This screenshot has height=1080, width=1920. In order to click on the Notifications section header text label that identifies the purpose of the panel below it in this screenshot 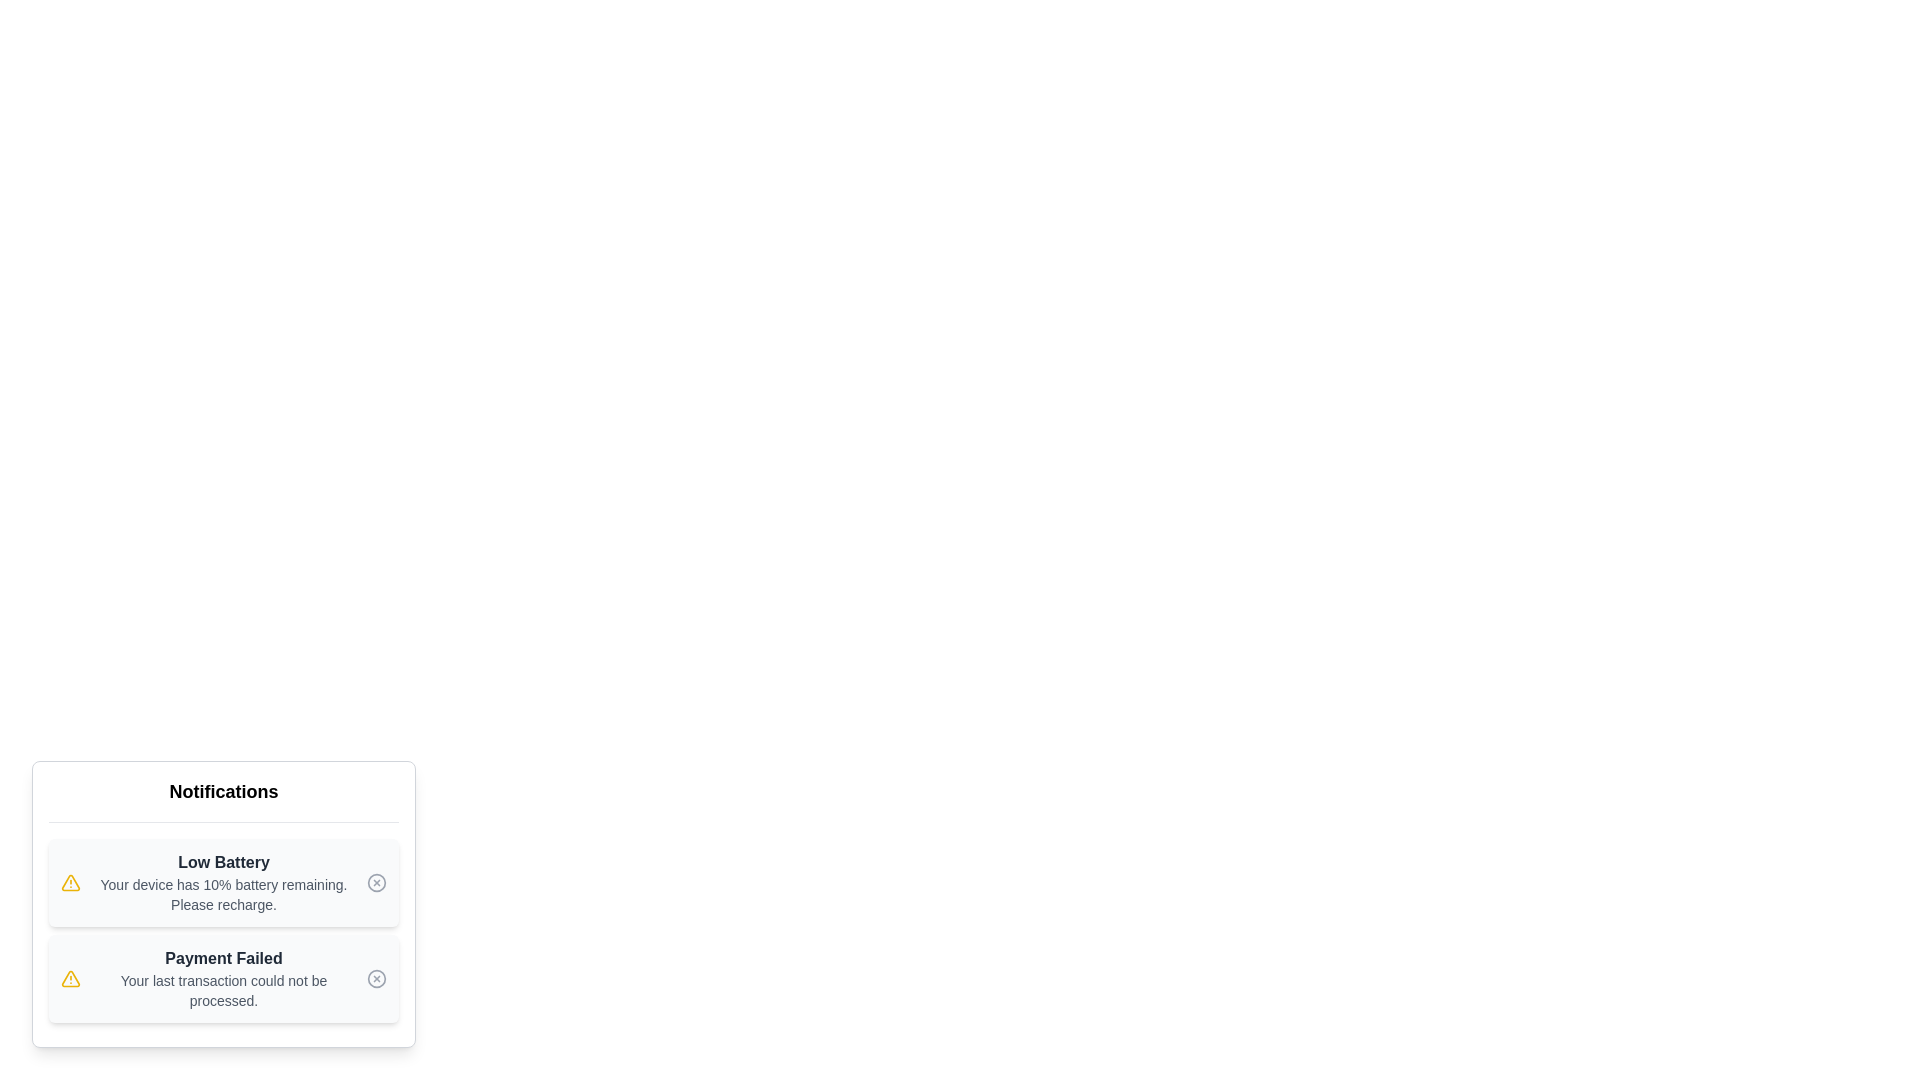, I will do `click(224, 790)`.